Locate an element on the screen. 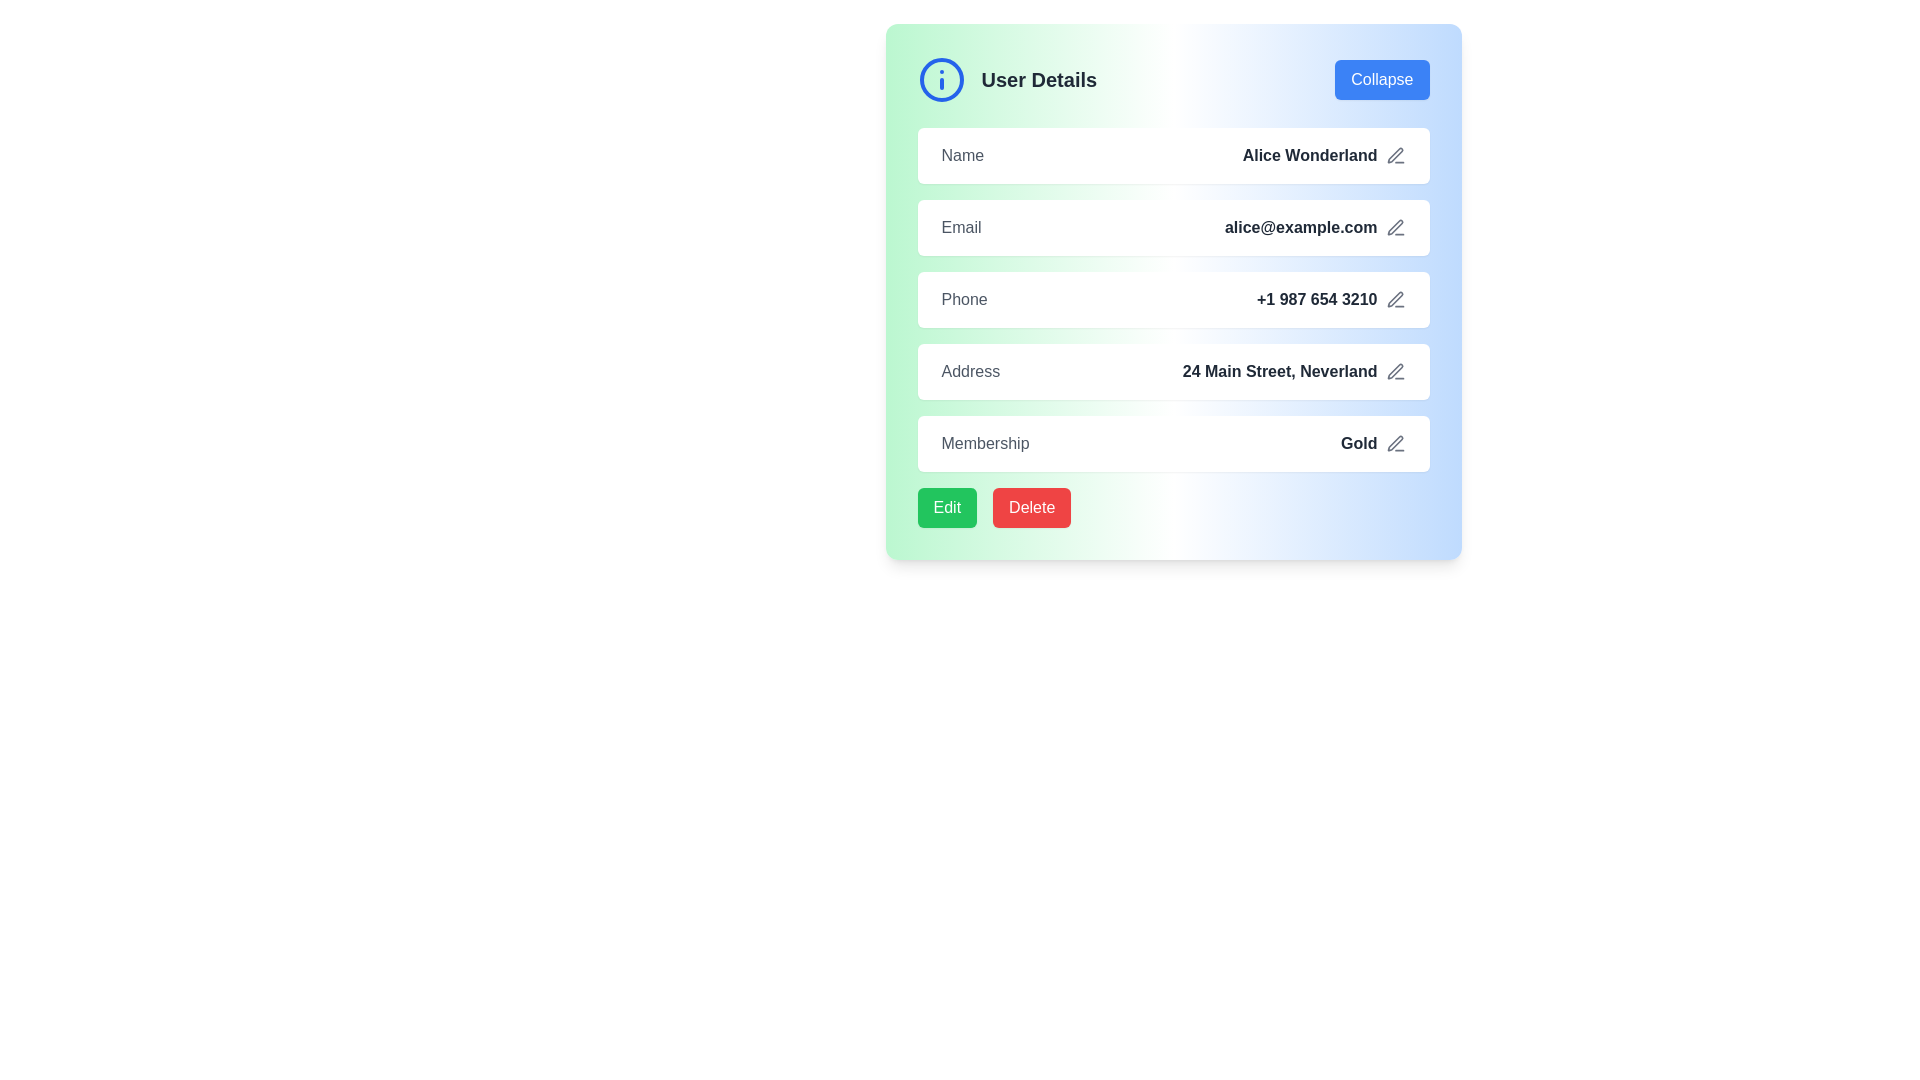  the Text Display element that conveys the user's address information, located to the right of the 'Address' label is located at coordinates (1294, 371).